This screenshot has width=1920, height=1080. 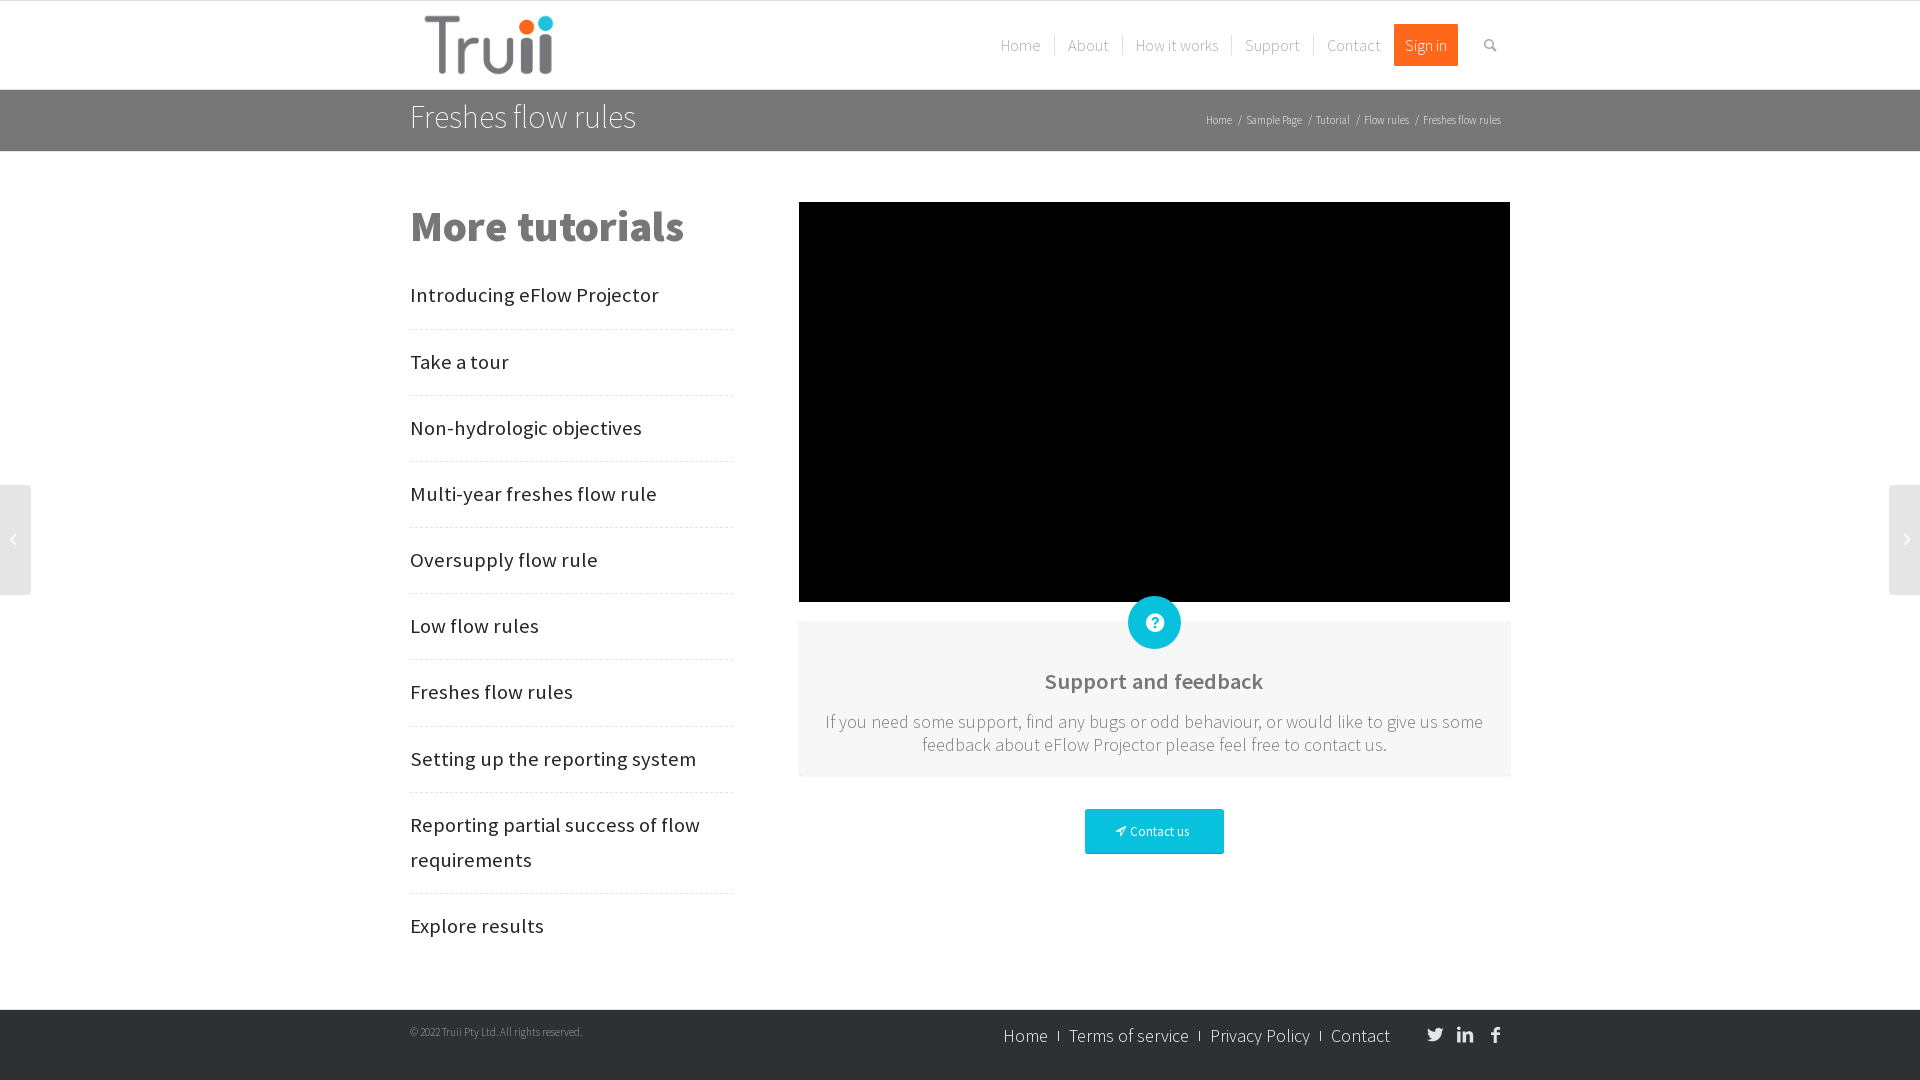 I want to click on 'Support', so click(x=1271, y=45).